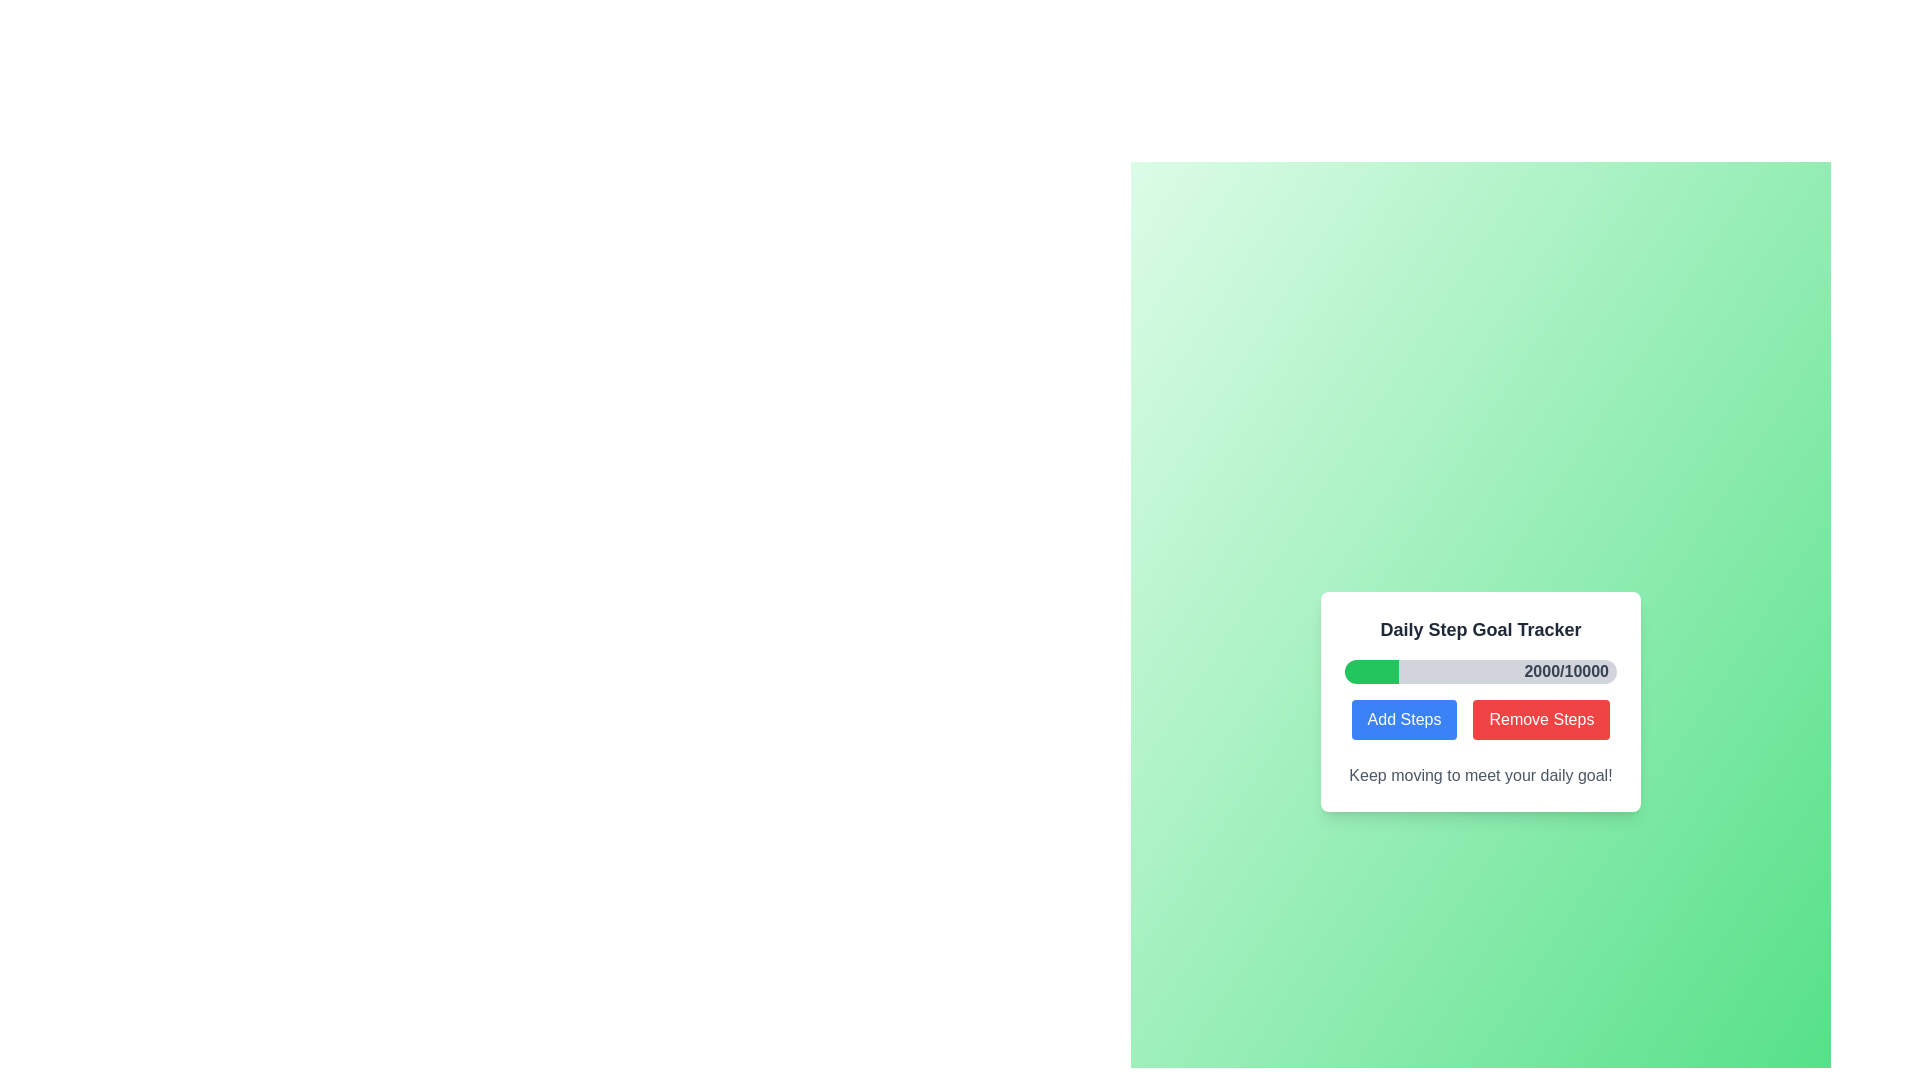 This screenshot has width=1920, height=1080. I want to click on the 'Remove Steps' button within the 'Daily Step Goal Tracker' to decrement the step count, so click(1481, 720).